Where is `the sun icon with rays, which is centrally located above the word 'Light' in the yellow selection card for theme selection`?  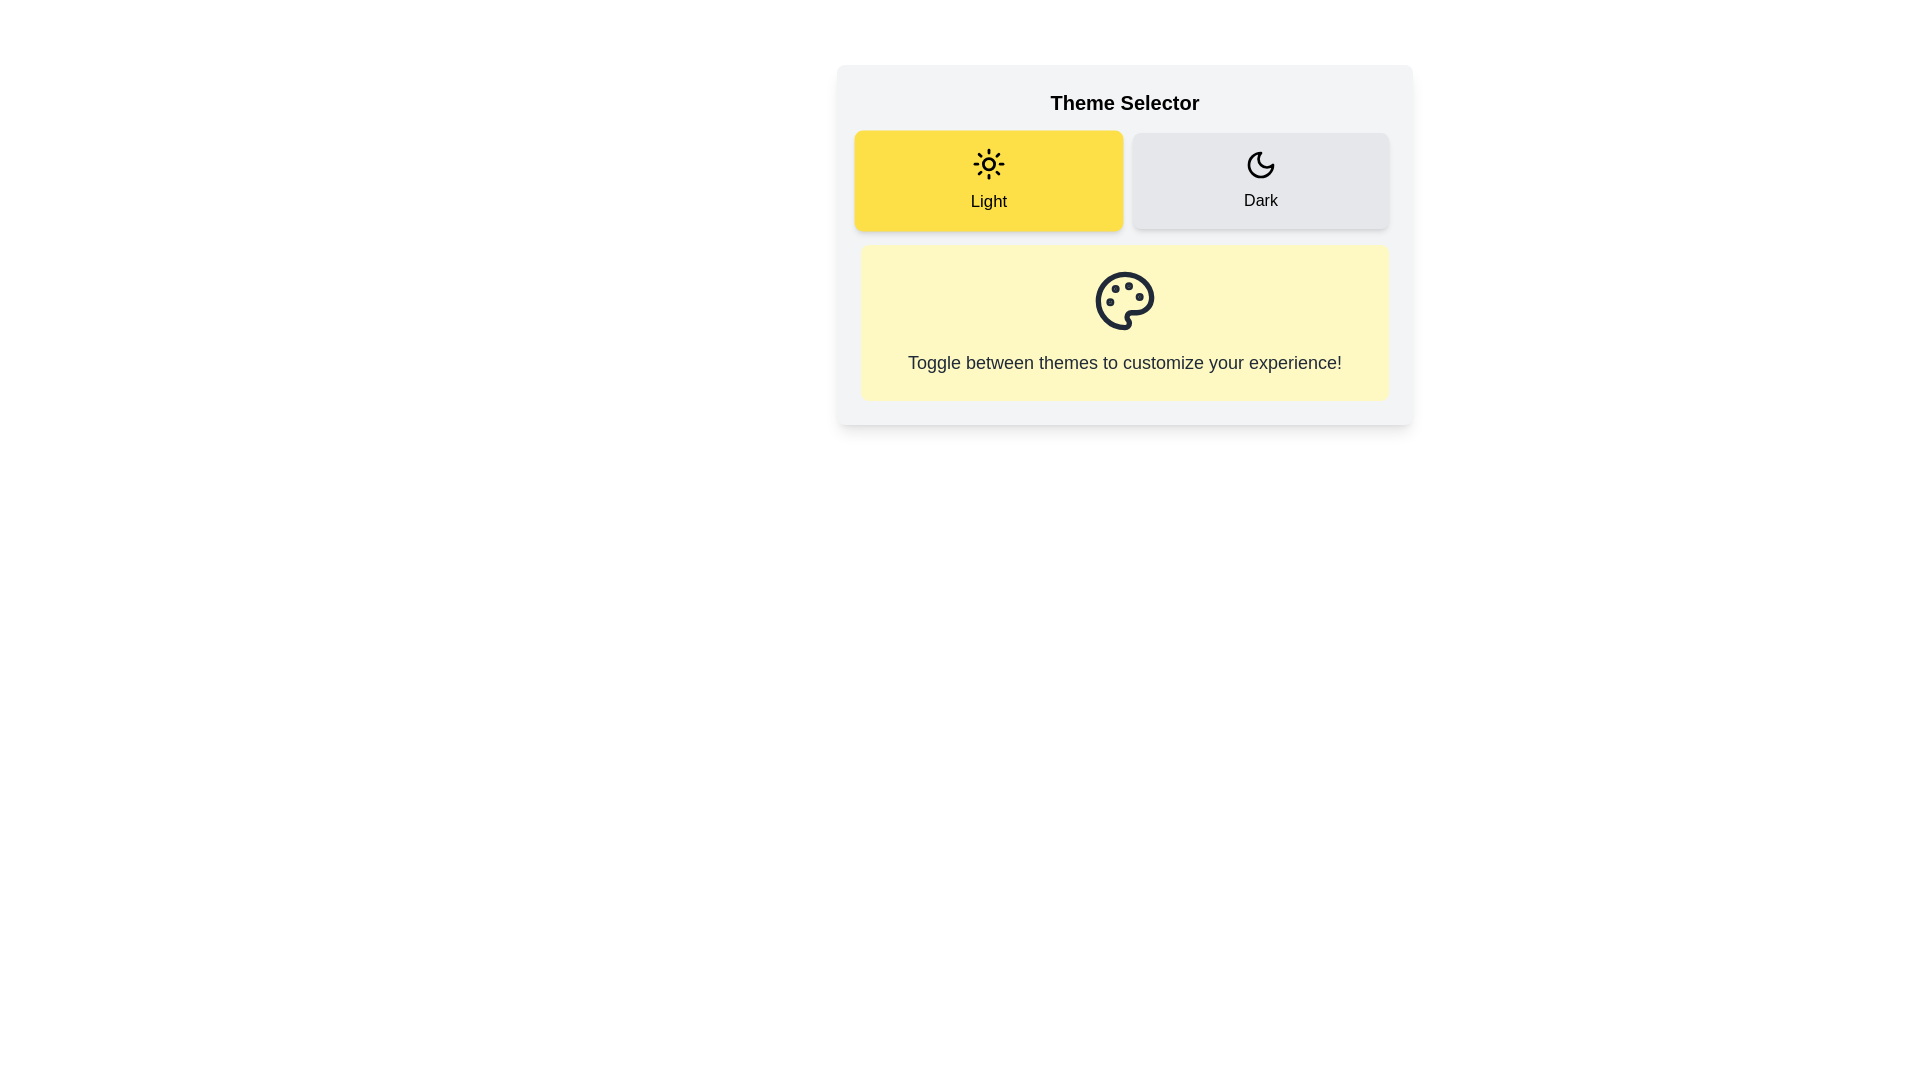 the sun icon with rays, which is centrally located above the word 'Light' in the yellow selection card for theme selection is located at coordinates (988, 163).